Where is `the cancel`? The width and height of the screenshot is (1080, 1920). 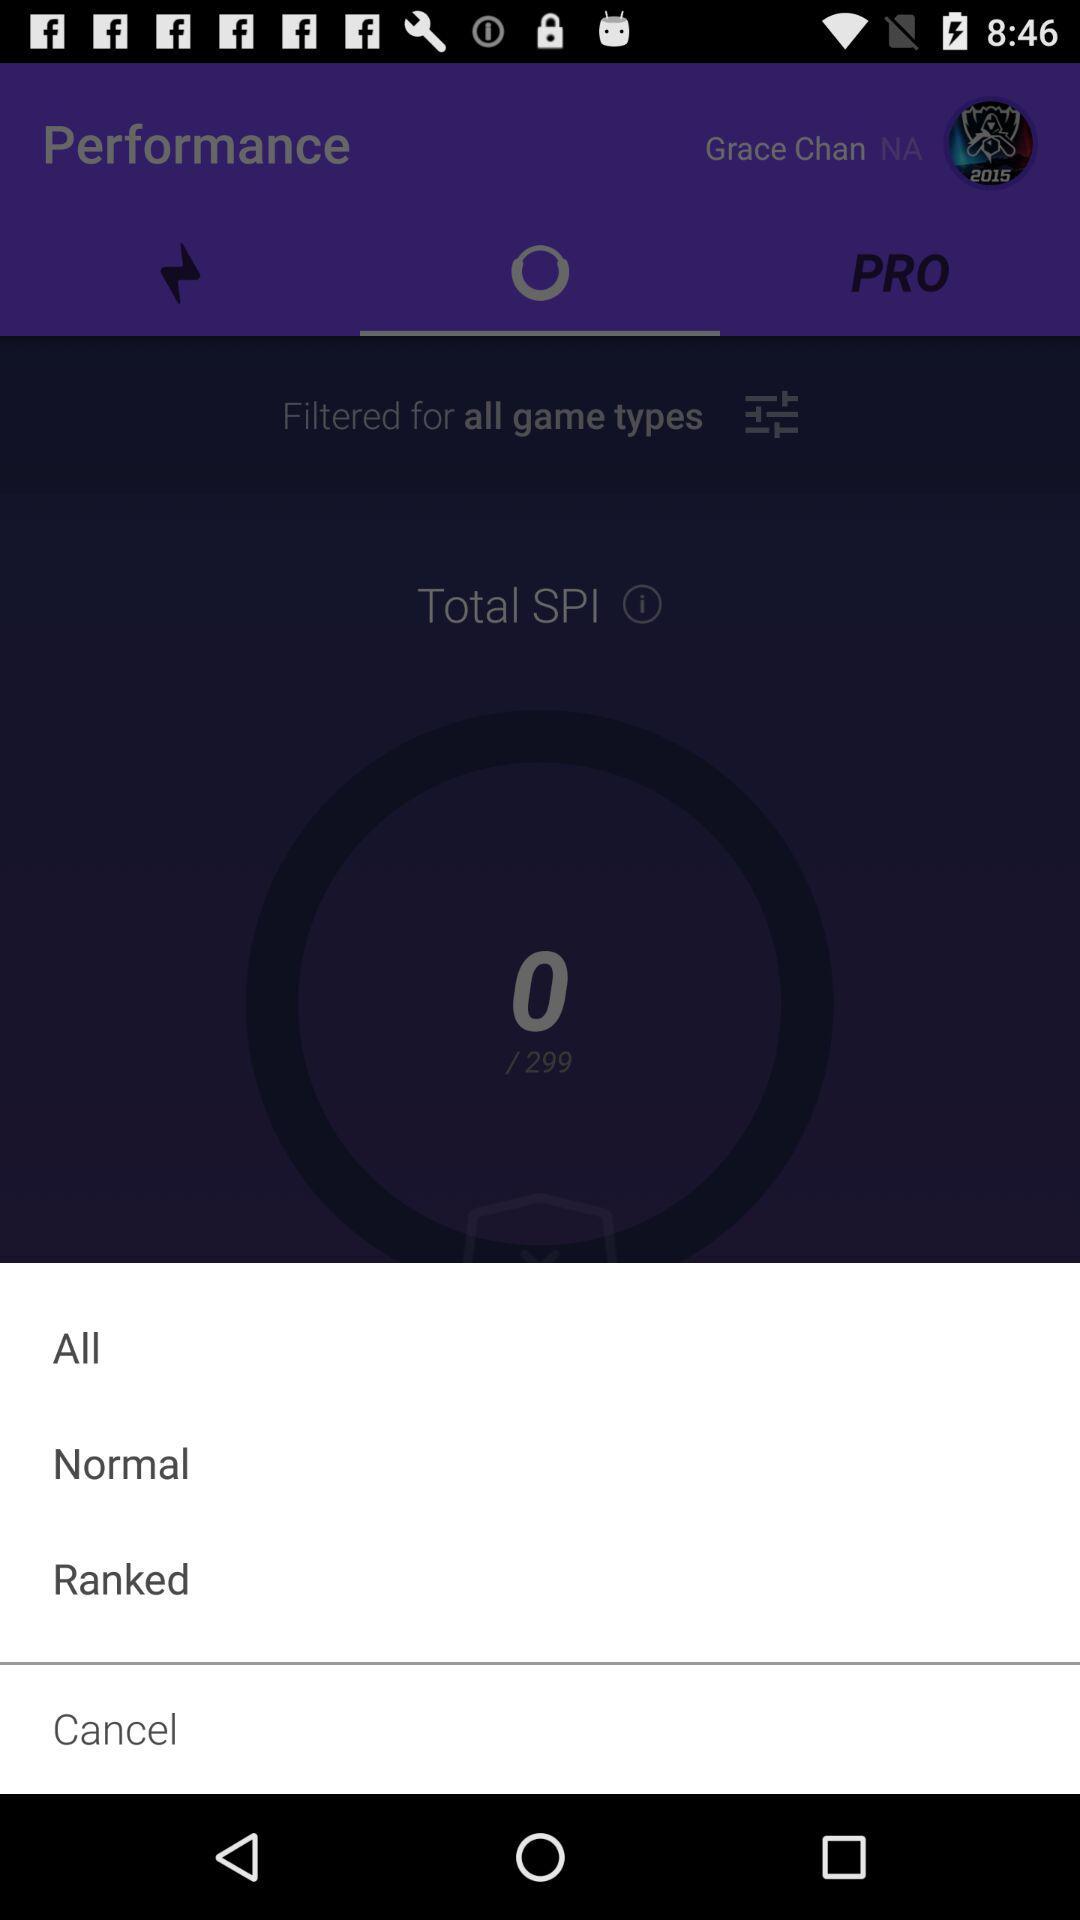
the cancel is located at coordinates (540, 1727).